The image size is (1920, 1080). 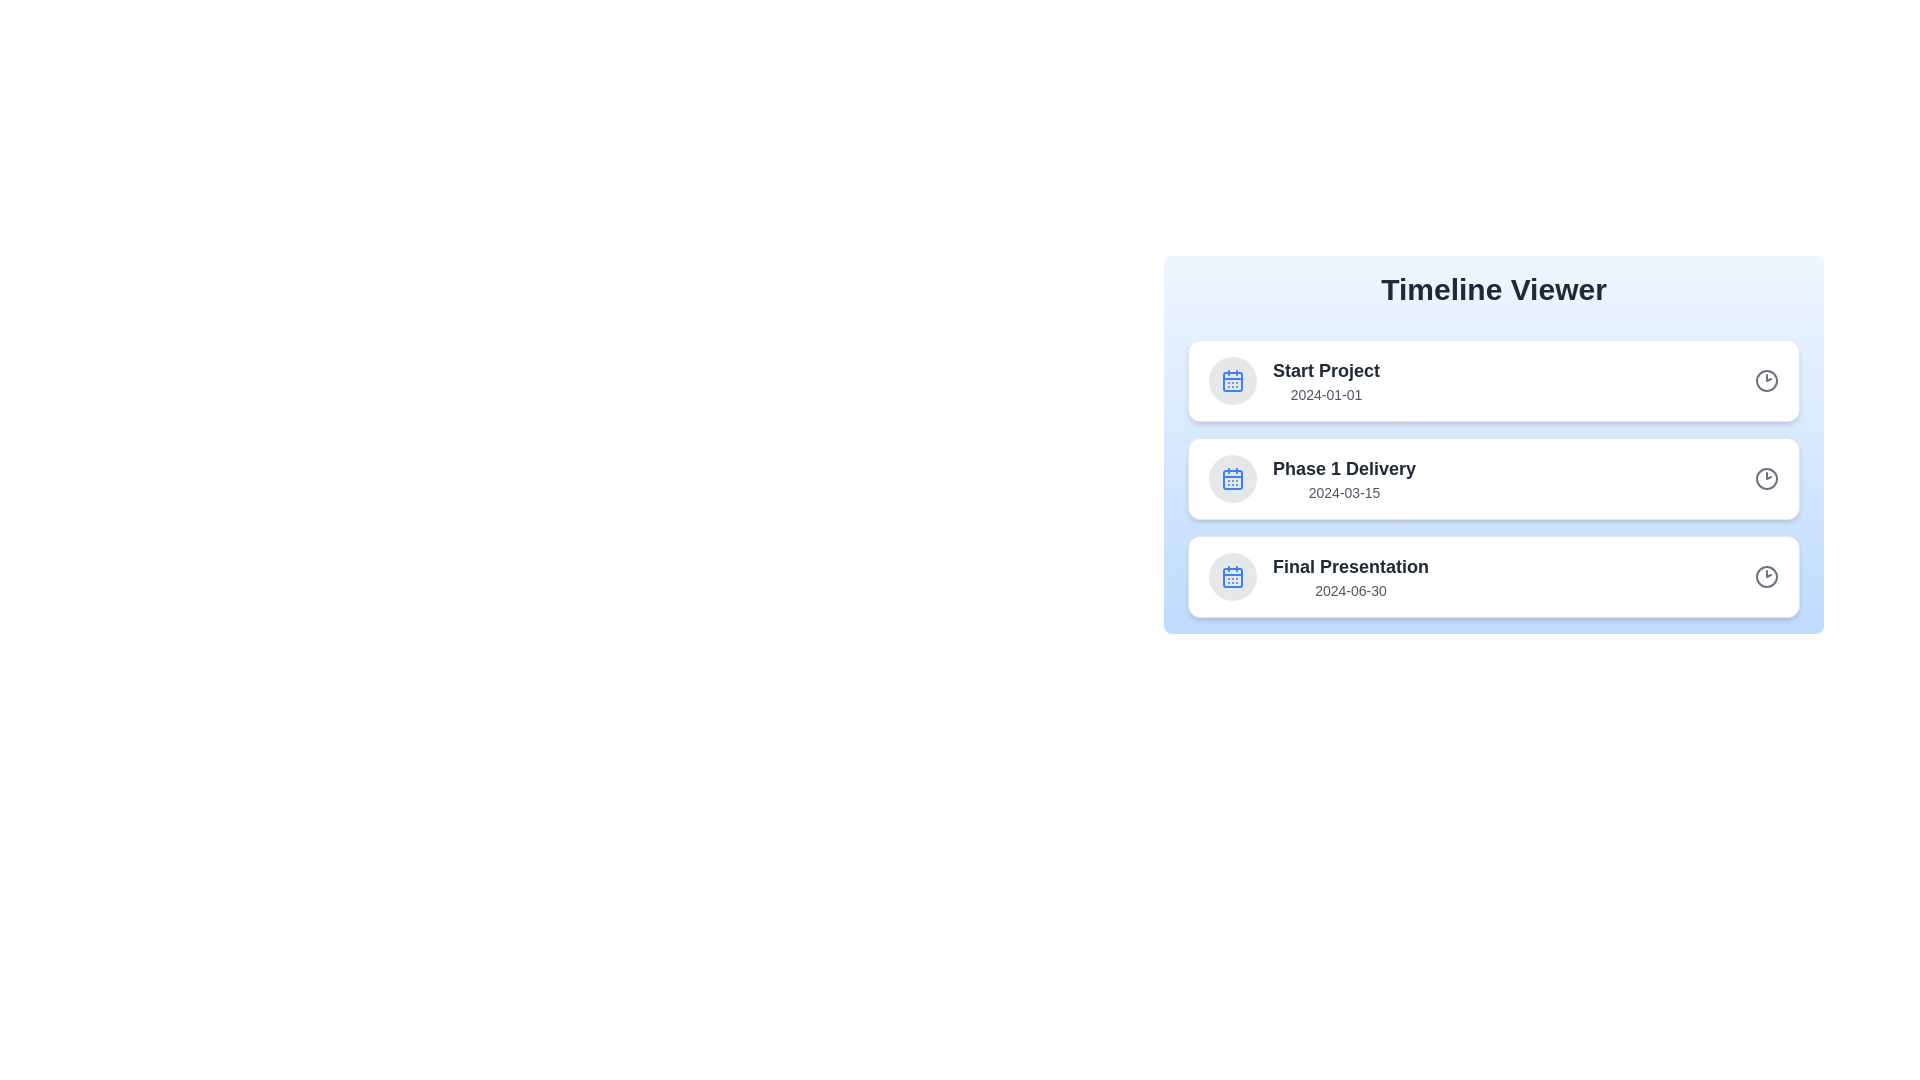 What do you see at coordinates (1232, 577) in the screenshot?
I see `the calendar icon representing 'Start Project 2024-01-01'` at bounding box center [1232, 577].